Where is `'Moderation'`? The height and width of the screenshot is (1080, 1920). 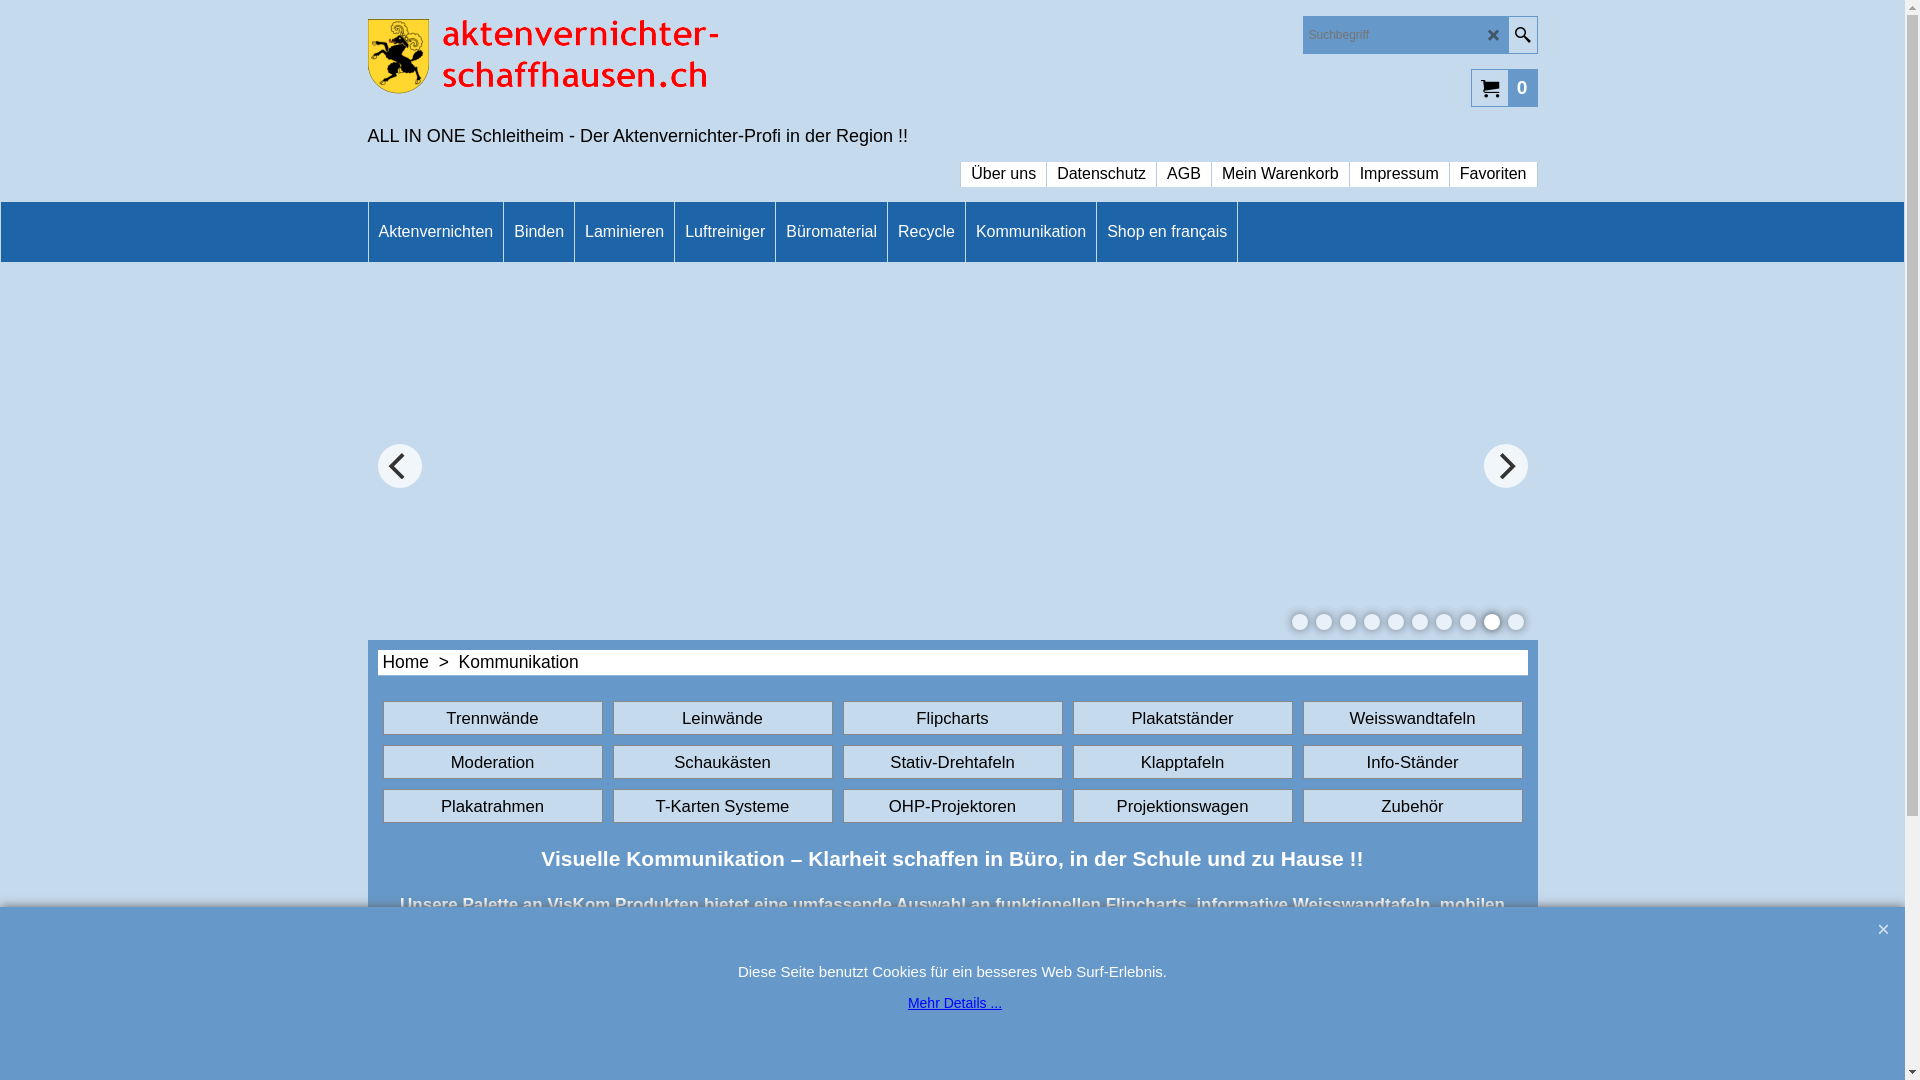
'Moderation' is located at coordinates (491, 762).